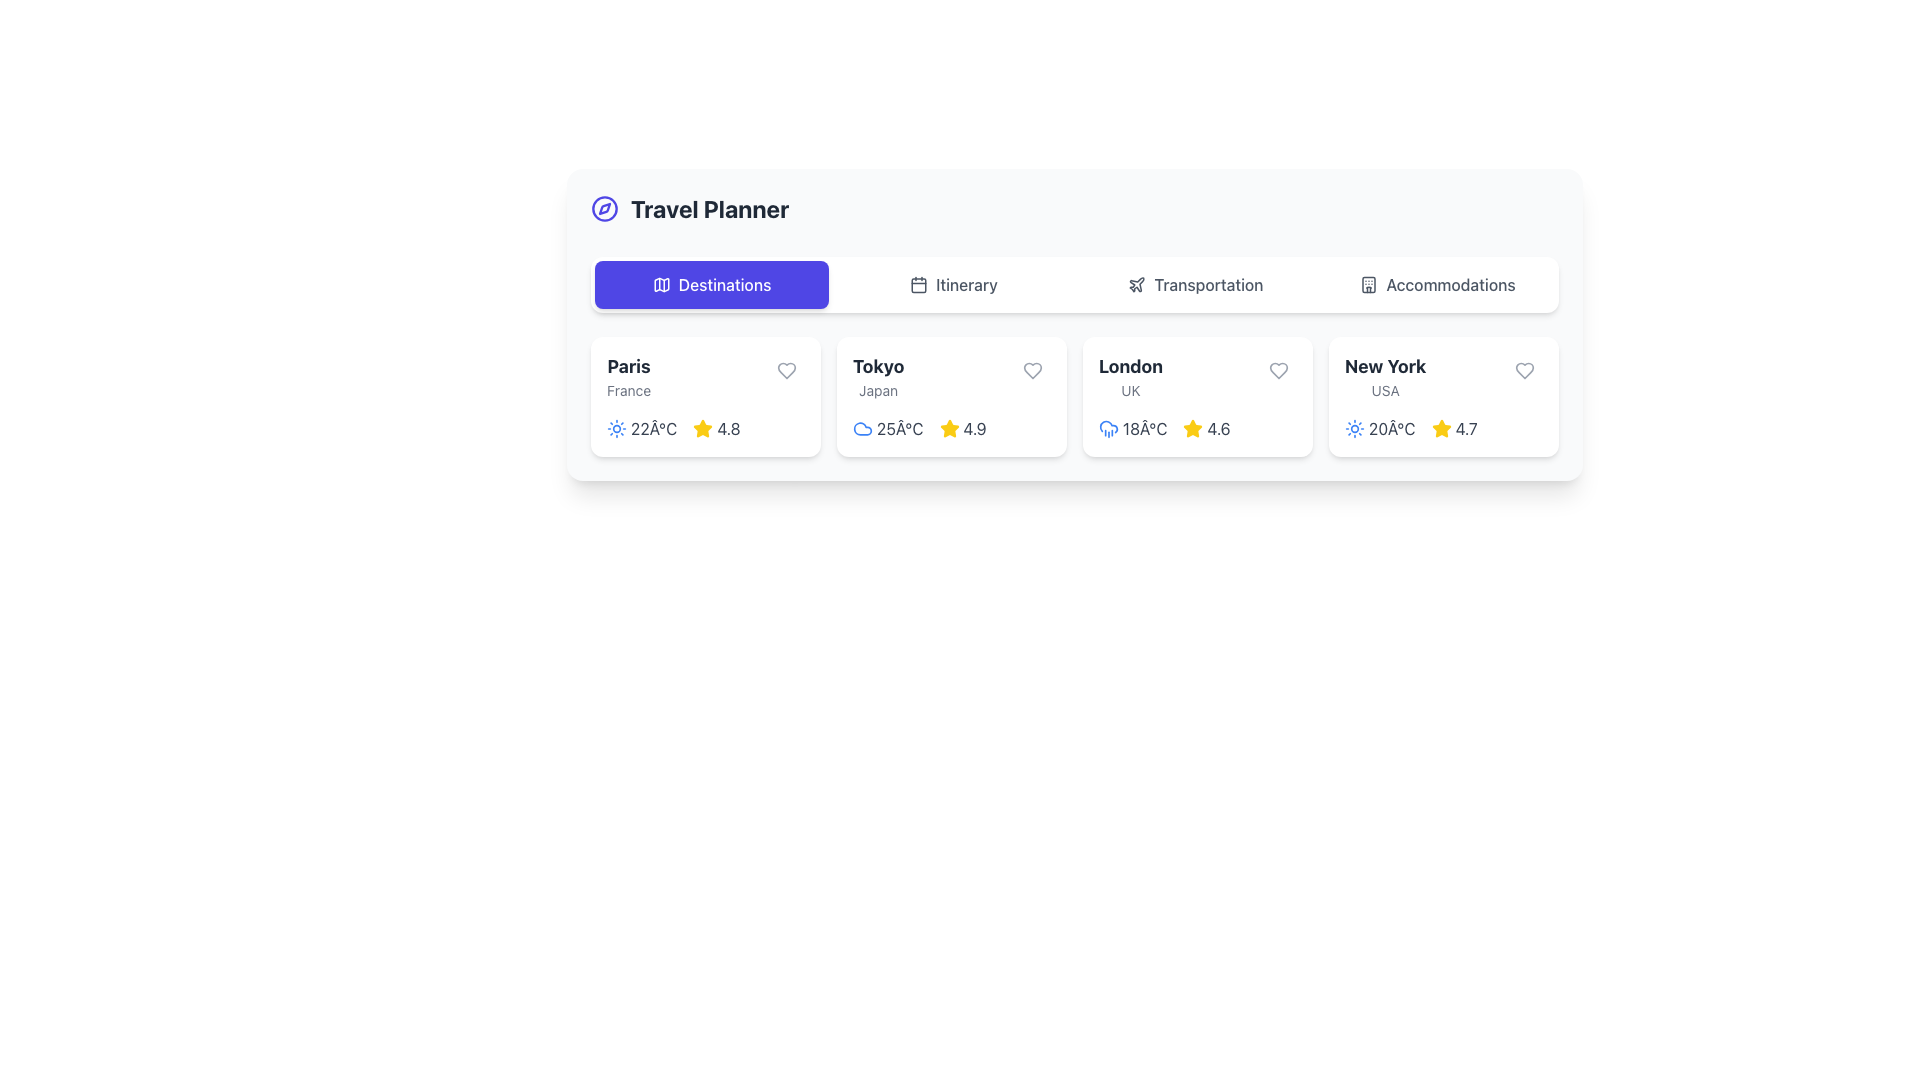 The height and width of the screenshot is (1080, 1920). What do you see at coordinates (1193, 427) in the screenshot?
I see `the rating icon next to the '4.6' text in the rating information panel of the card representing 'London, UK.'` at bounding box center [1193, 427].